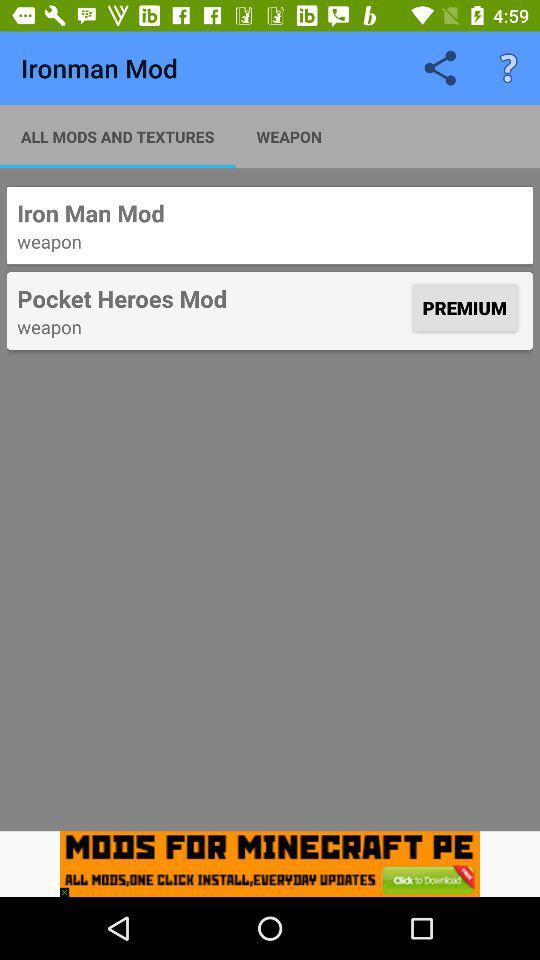  I want to click on the pocket heroes mod item, so click(211, 297).